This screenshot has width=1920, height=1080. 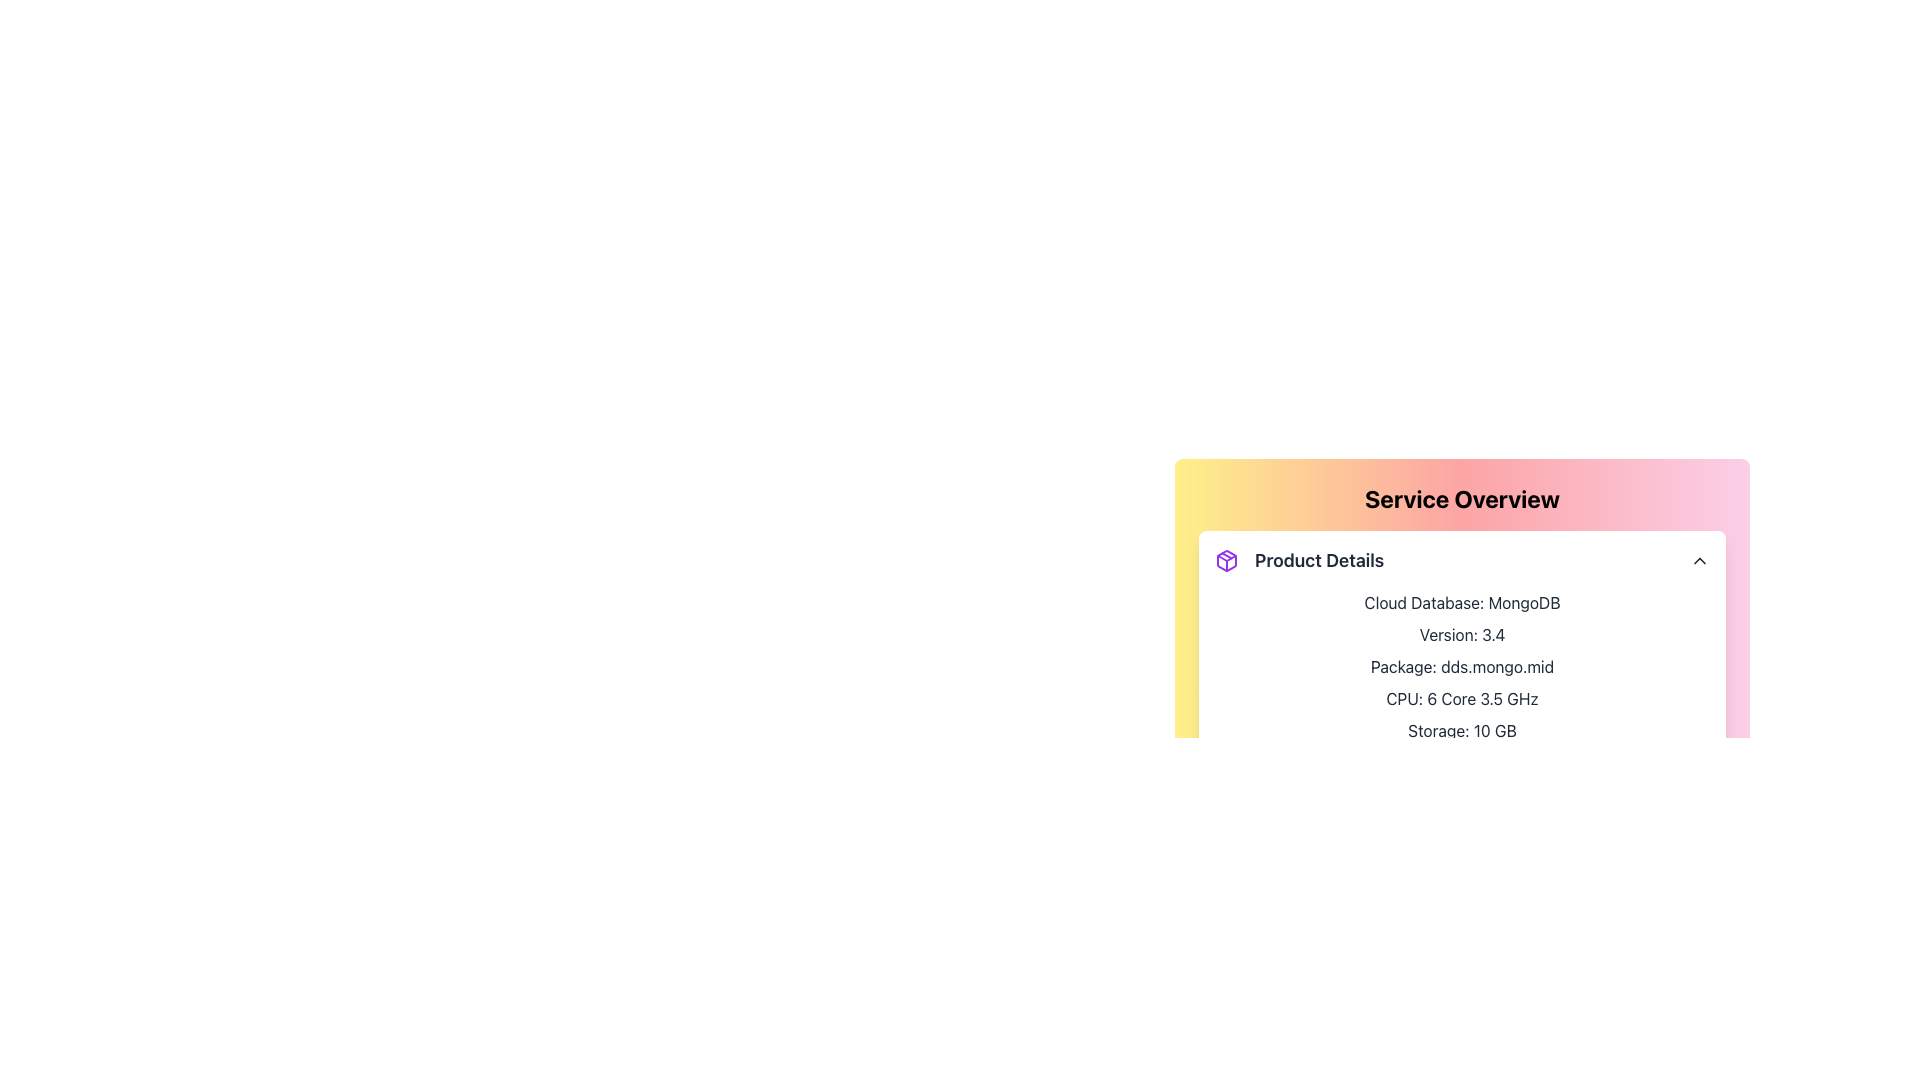 I want to click on the text label 'Product Details', which is styled in bold font and located to the right of a purple package icon within the 'Service Overview' section, so click(x=1319, y=560).